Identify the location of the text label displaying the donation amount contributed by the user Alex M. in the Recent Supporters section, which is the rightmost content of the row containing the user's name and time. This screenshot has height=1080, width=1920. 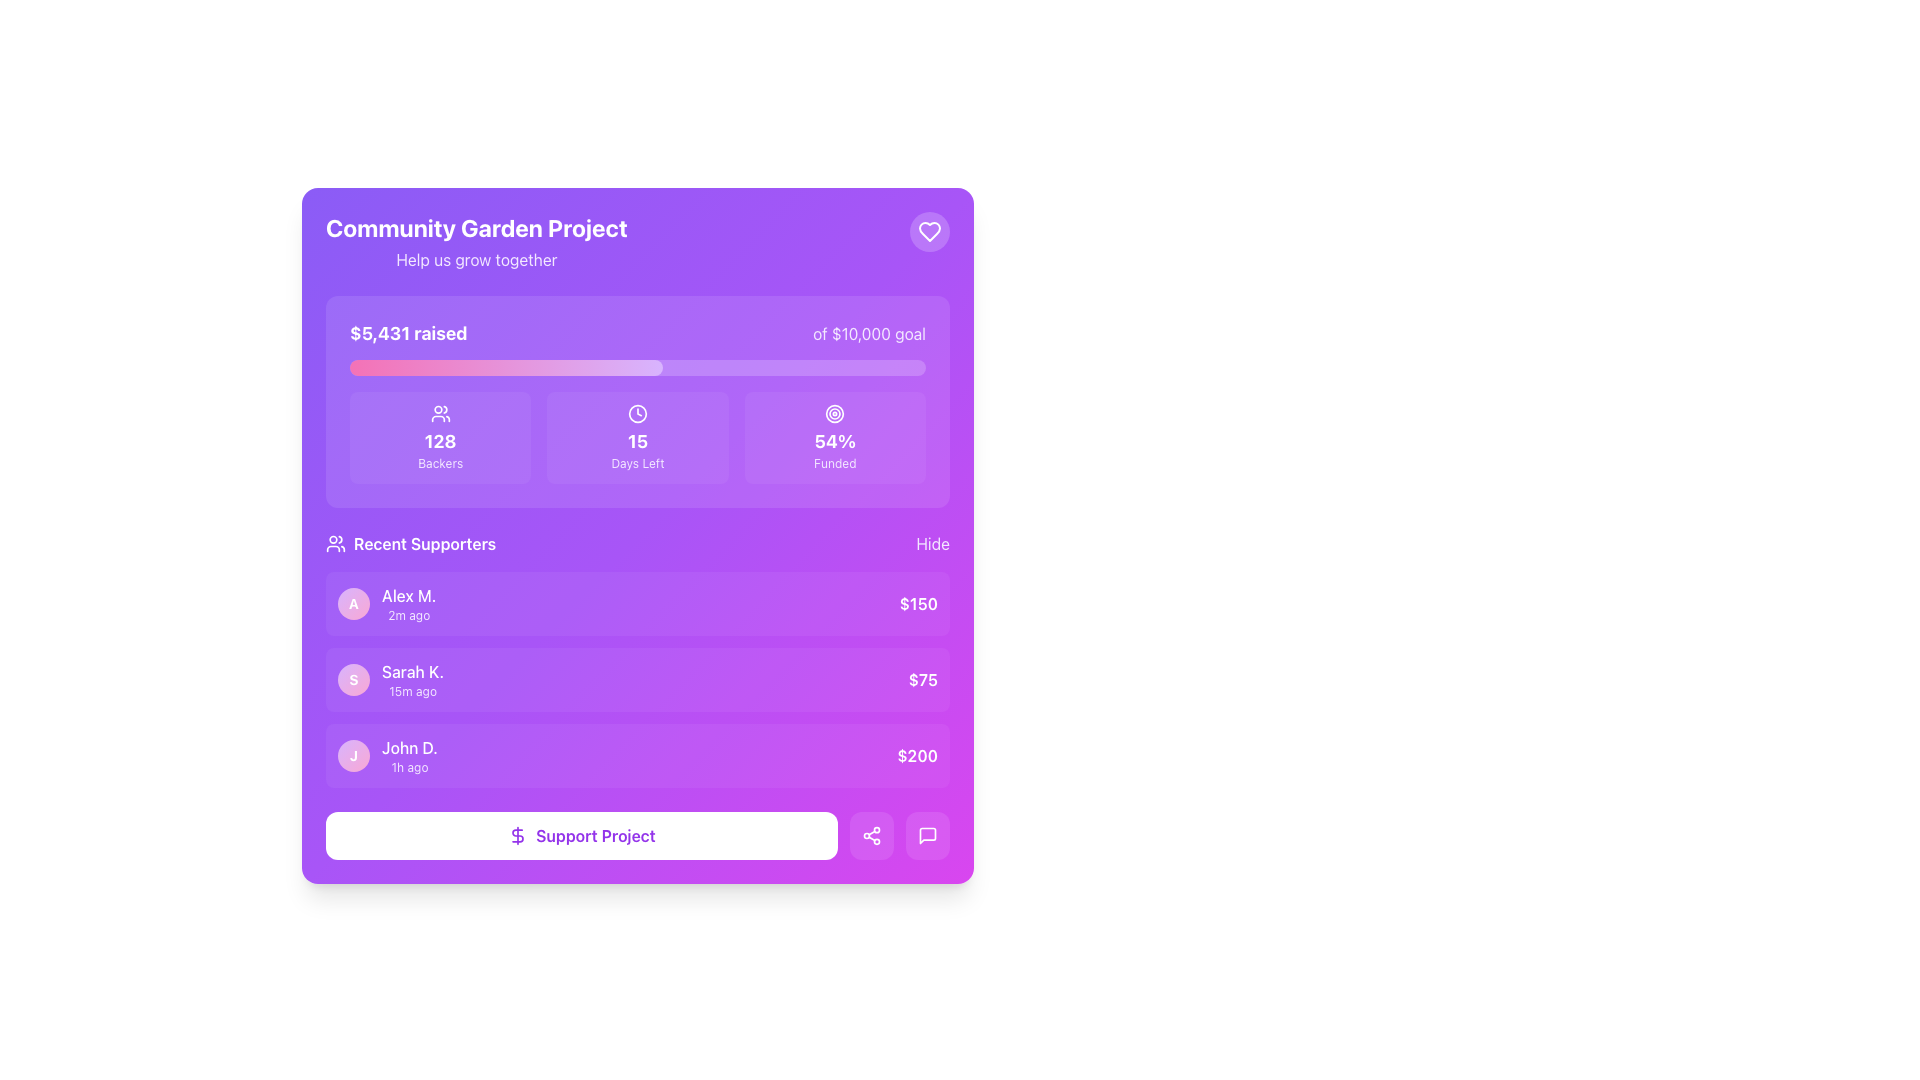
(917, 603).